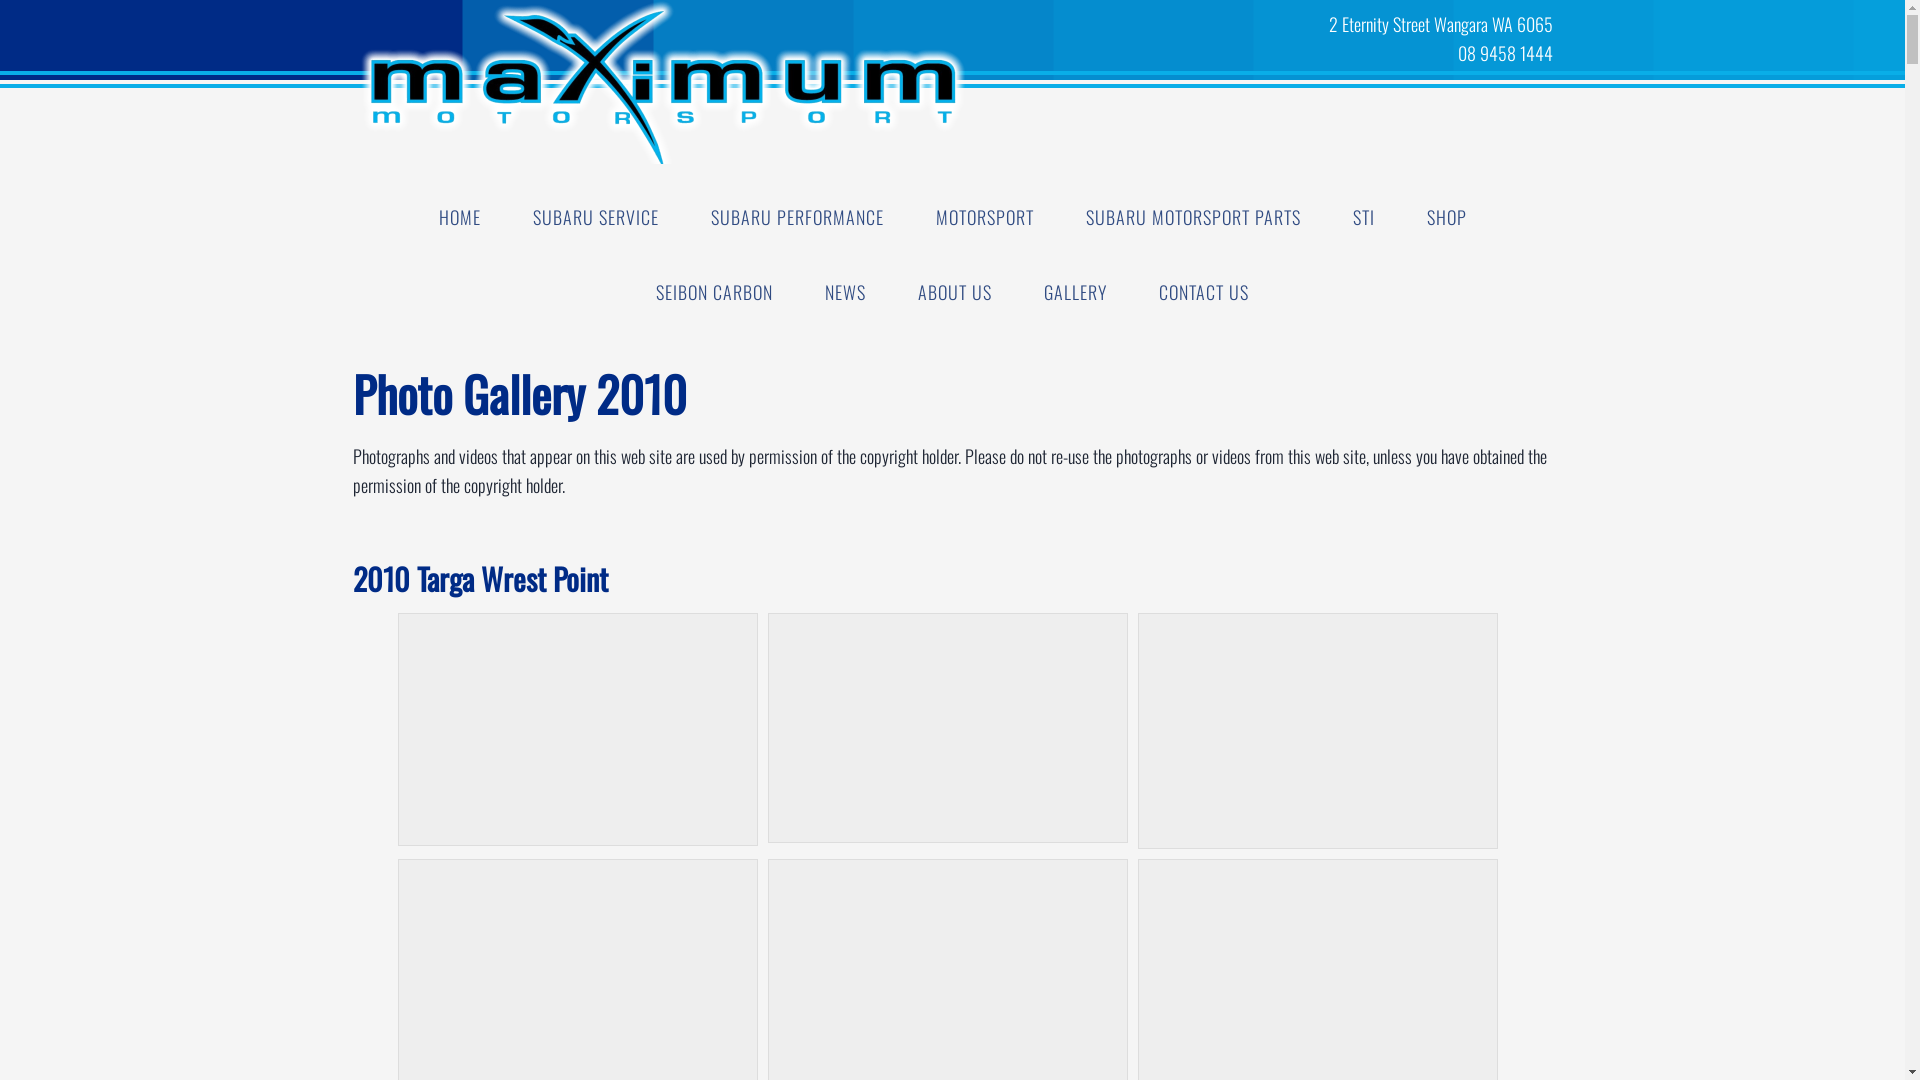 Image resolution: width=1920 pixels, height=1080 pixels. I want to click on 'SHOP', so click(1400, 217).